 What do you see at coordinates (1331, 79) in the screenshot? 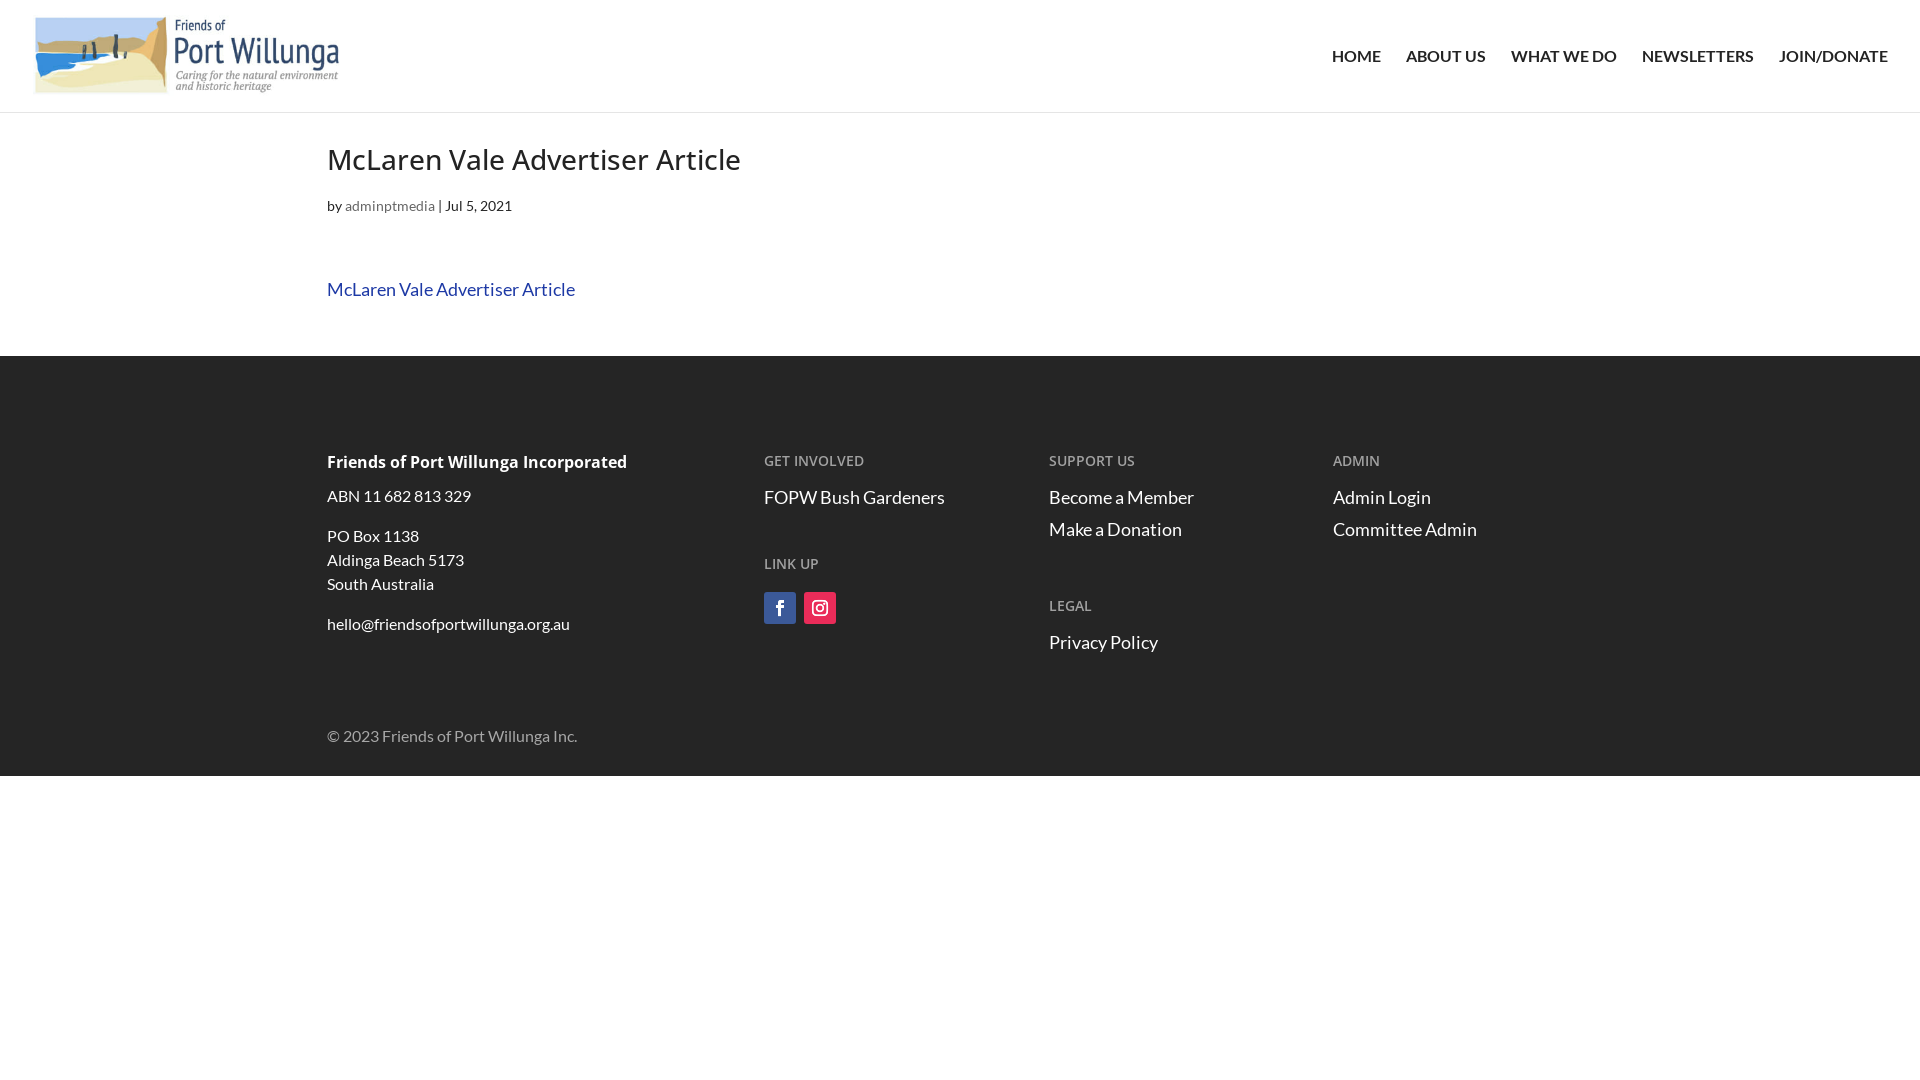
I see `'HOME'` at bounding box center [1331, 79].